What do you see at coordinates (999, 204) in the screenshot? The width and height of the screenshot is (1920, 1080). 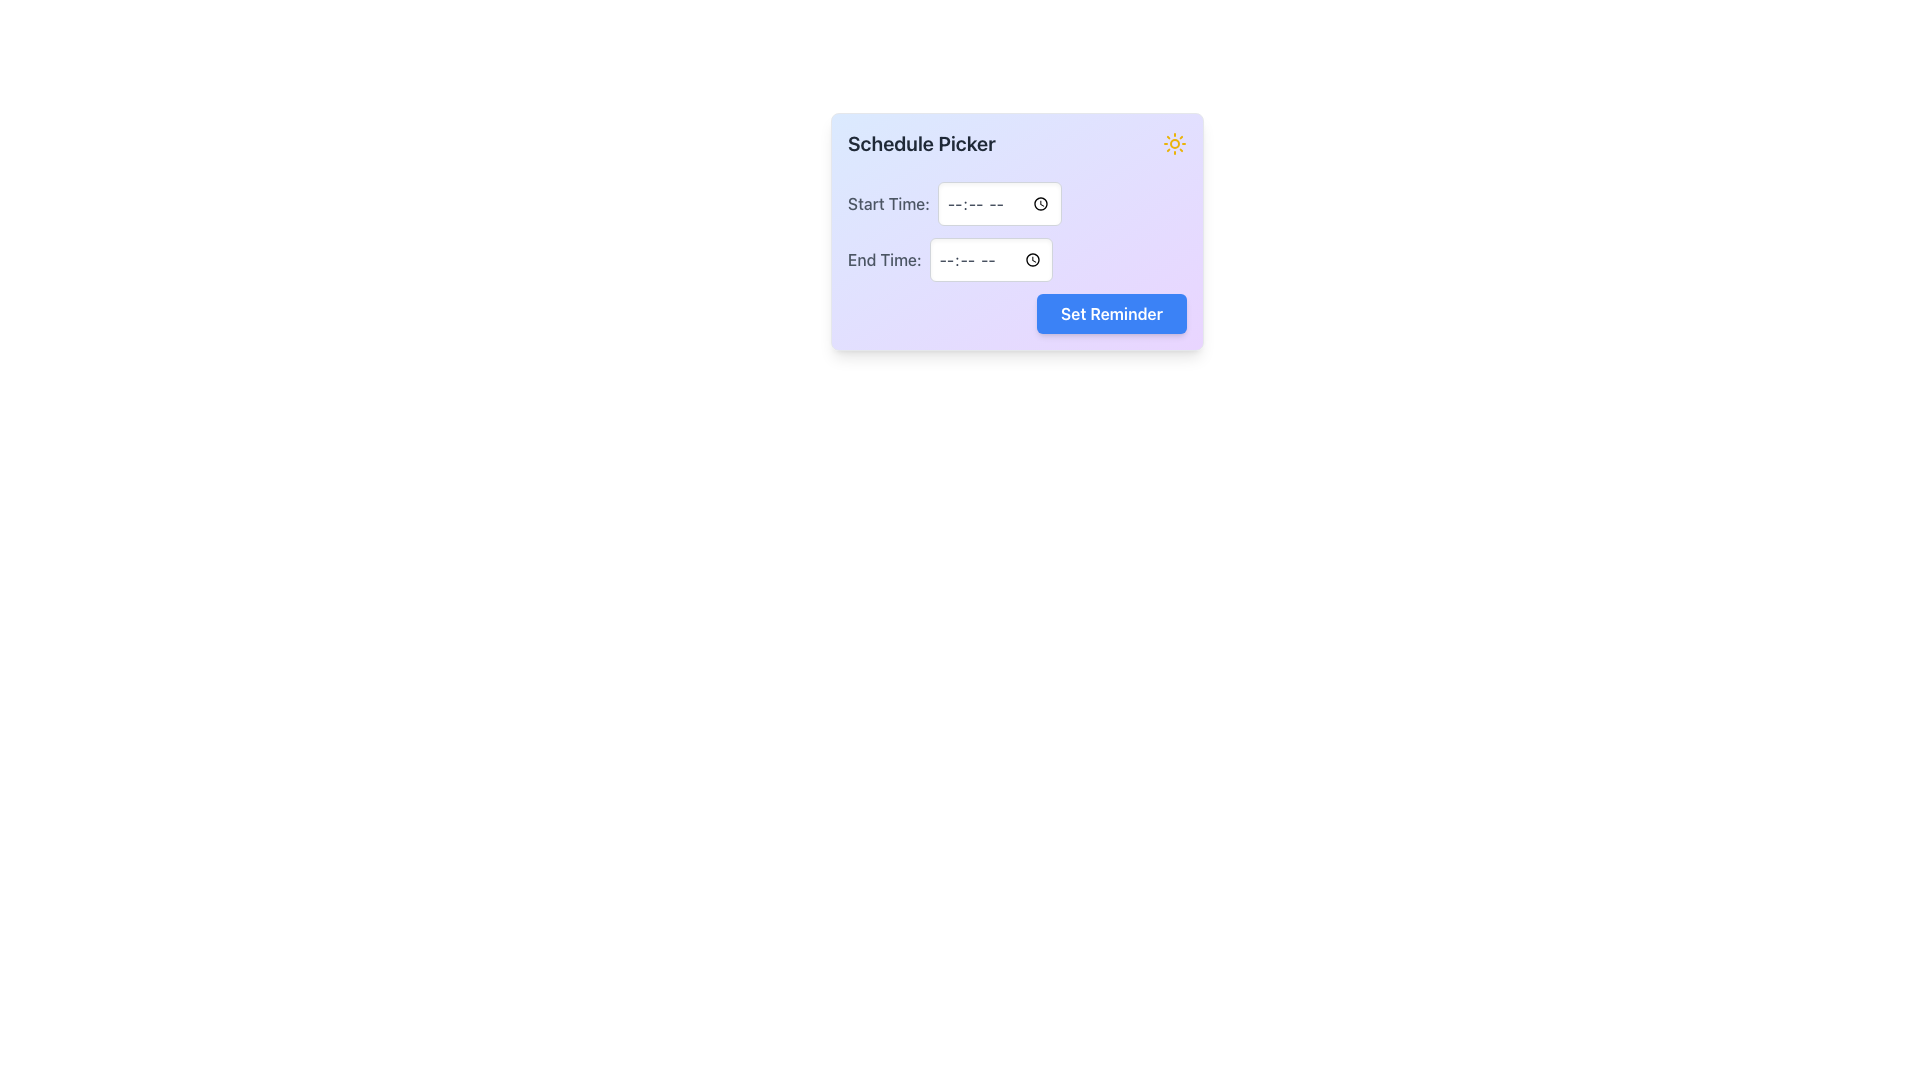 I see `the Time input field located within the 'Start Time:' section of the schedule picker interface` at bounding box center [999, 204].